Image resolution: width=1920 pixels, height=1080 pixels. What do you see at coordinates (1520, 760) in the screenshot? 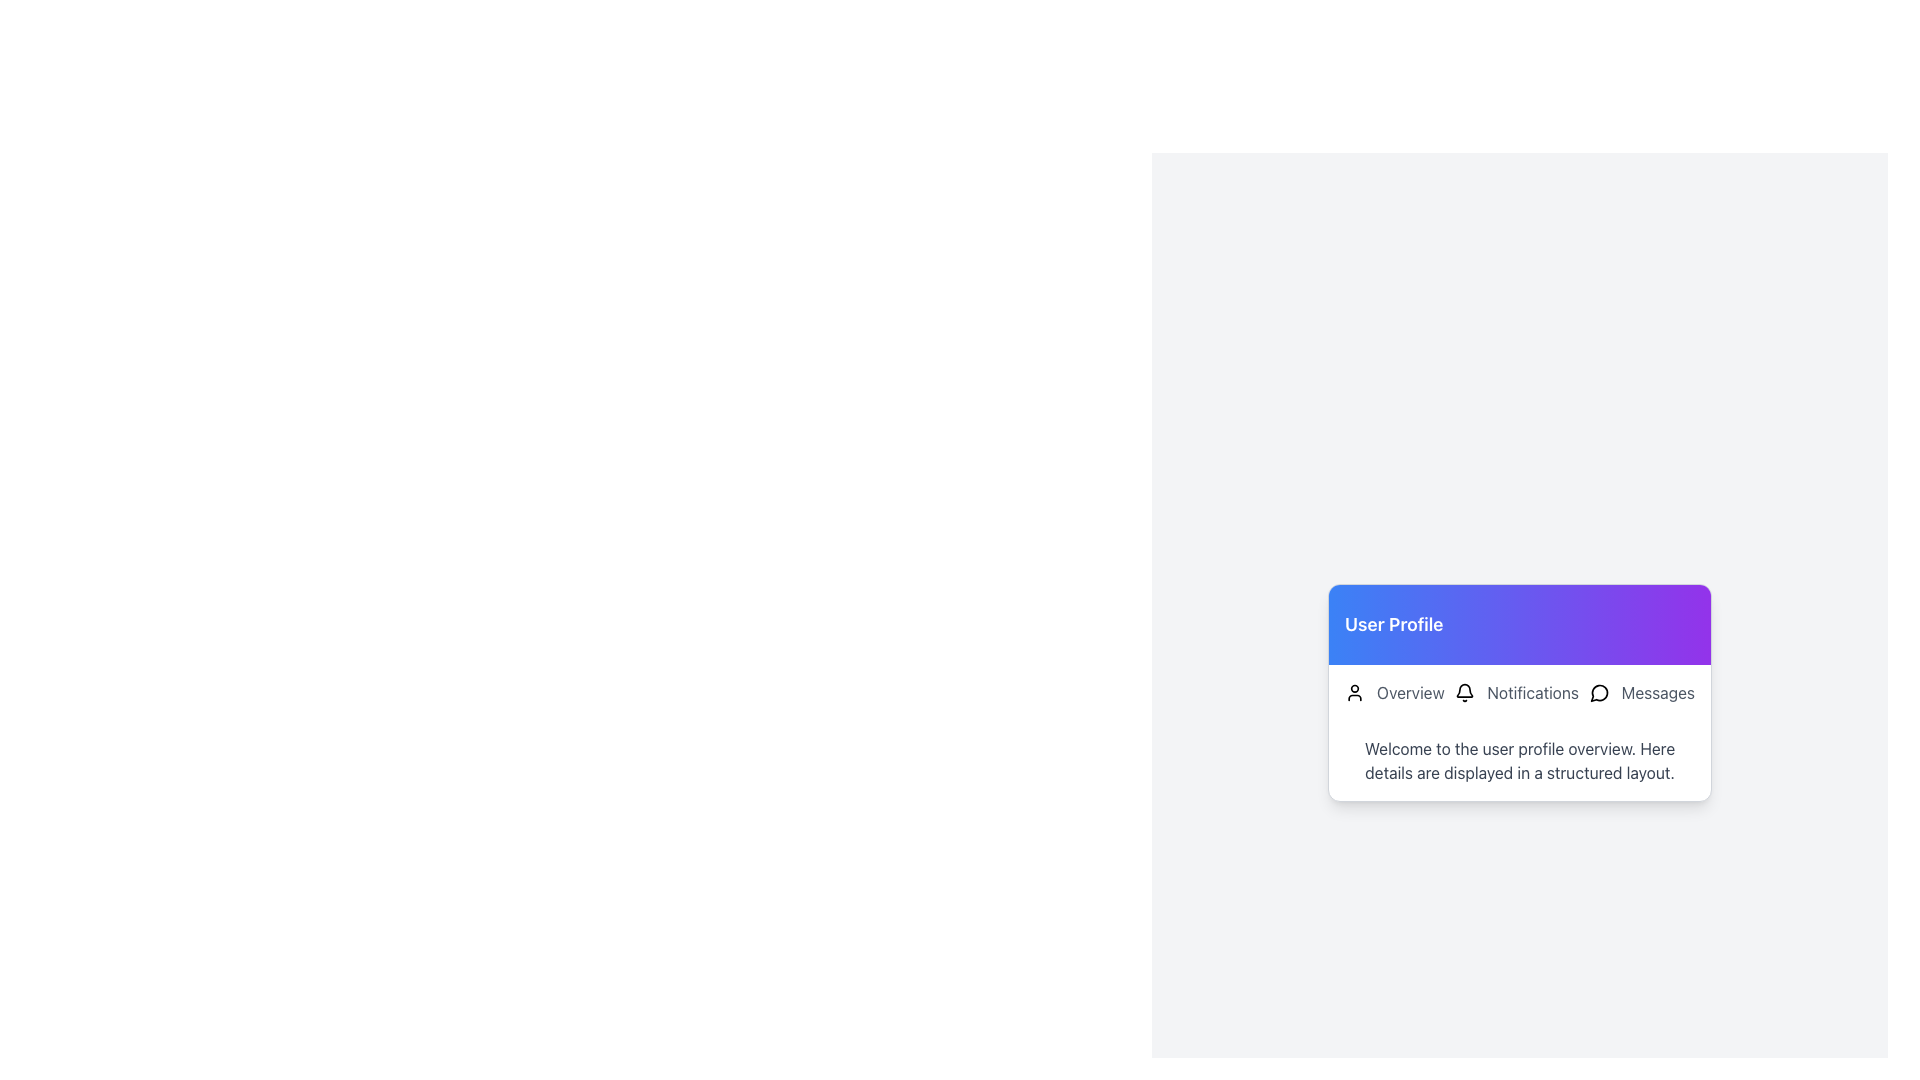
I see `the text block that reads 'Welcome to the user profile overview. Here details are displayed in a structured layout.' styled with gray font against a white background` at bounding box center [1520, 760].